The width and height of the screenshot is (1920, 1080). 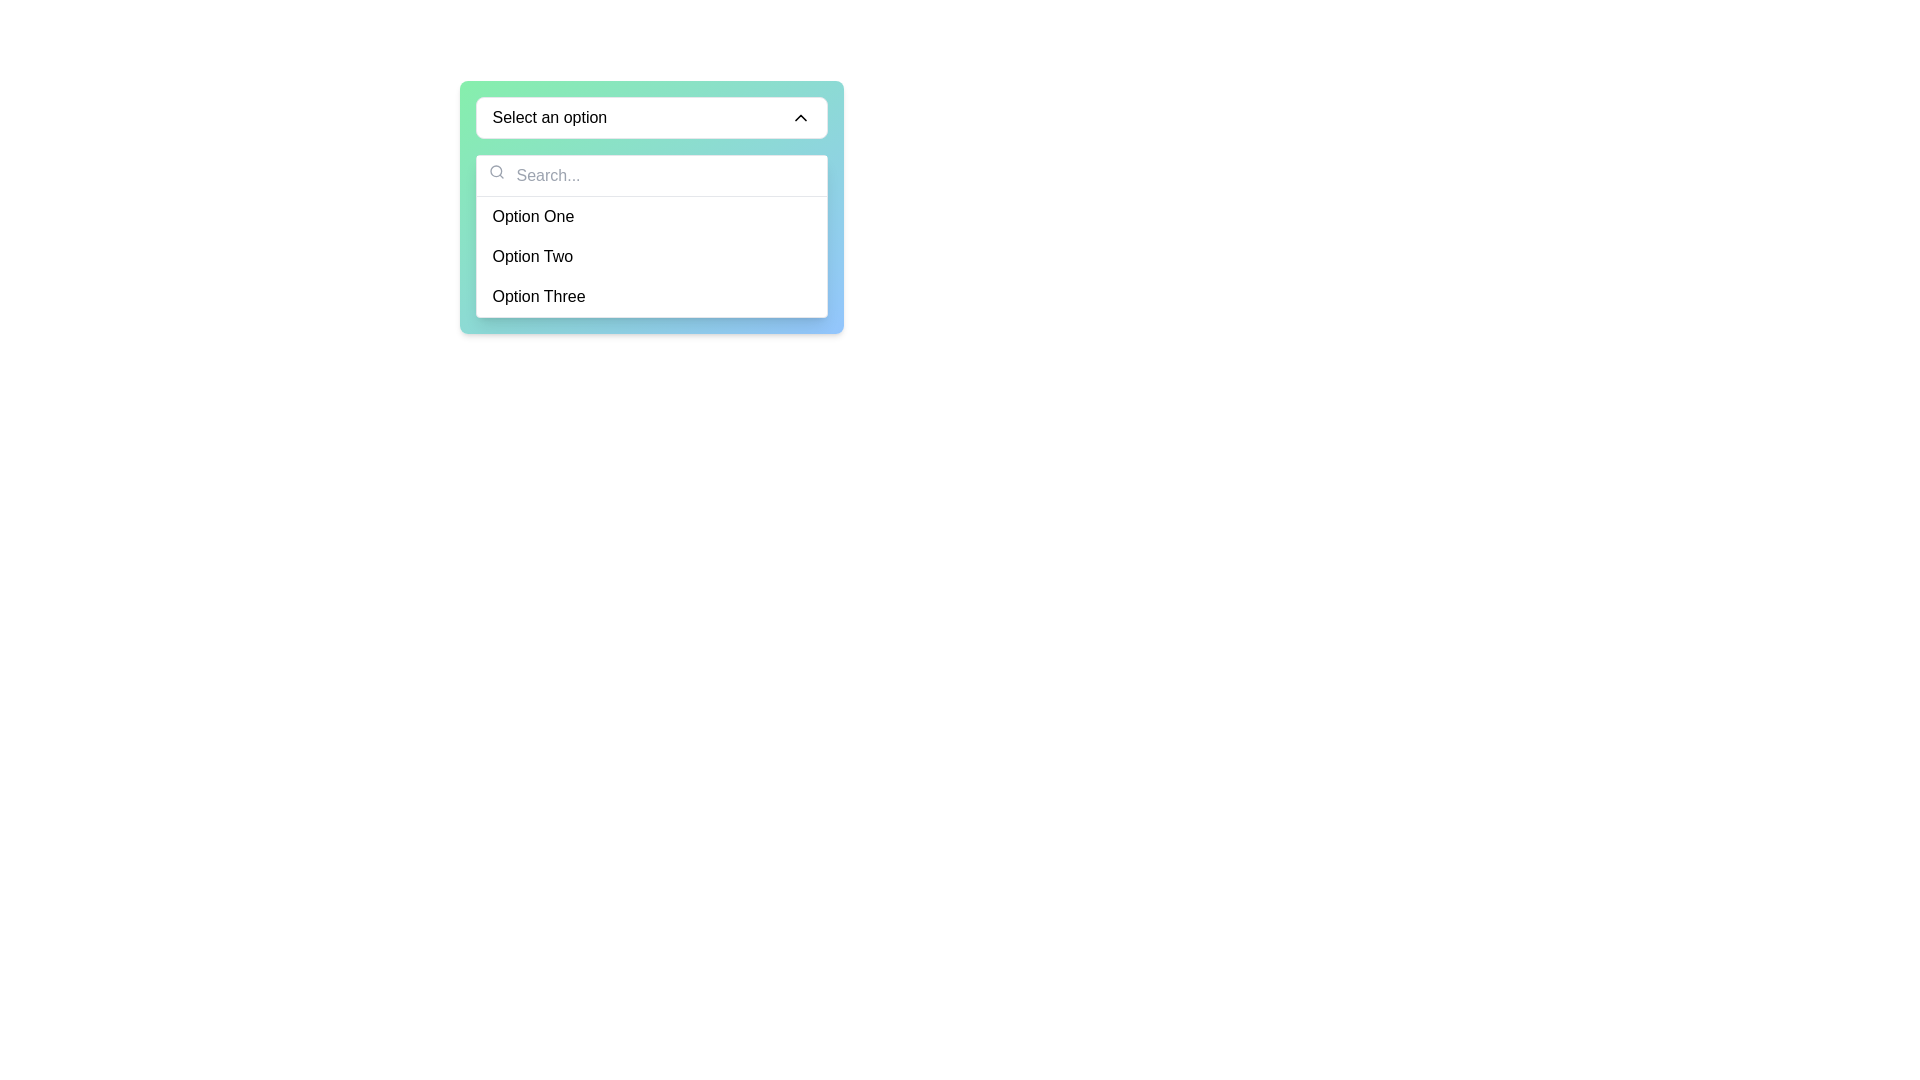 I want to click on the 'Option Two' text label within the dropdown menu, so click(x=532, y=256).